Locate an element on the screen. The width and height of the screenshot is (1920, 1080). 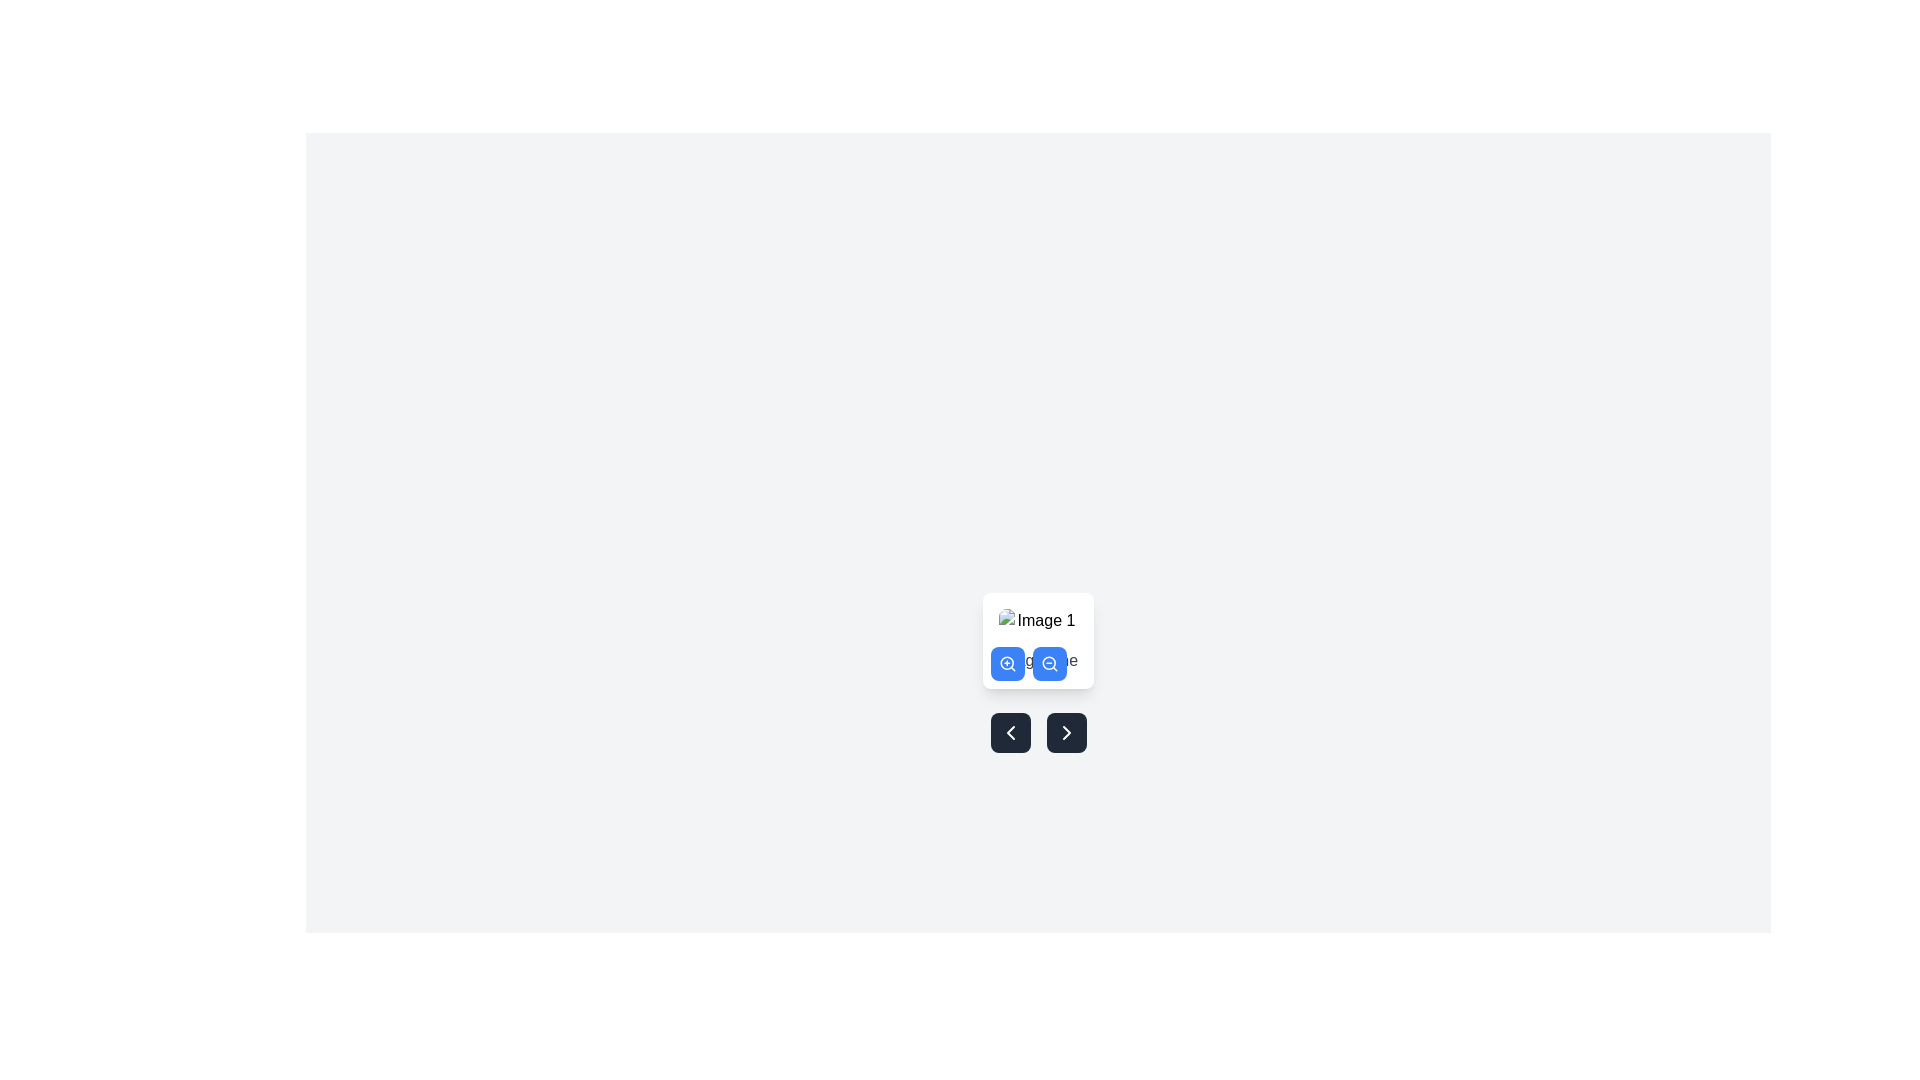
the rightward-facing chevron icon inside the rounded rectangular button is located at coordinates (1065, 732).